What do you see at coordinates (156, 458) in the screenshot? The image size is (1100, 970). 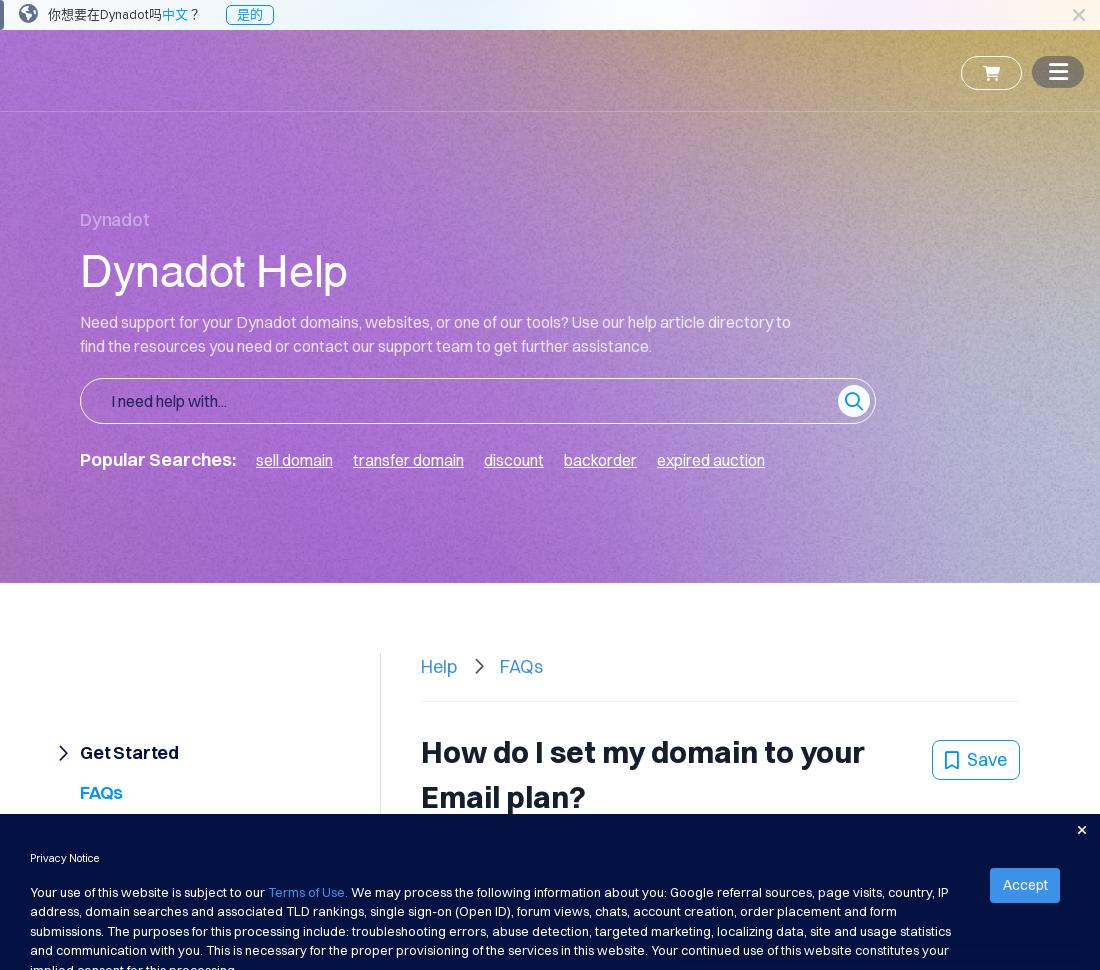 I see `'Popular Searches:'` at bounding box center [156, 458].